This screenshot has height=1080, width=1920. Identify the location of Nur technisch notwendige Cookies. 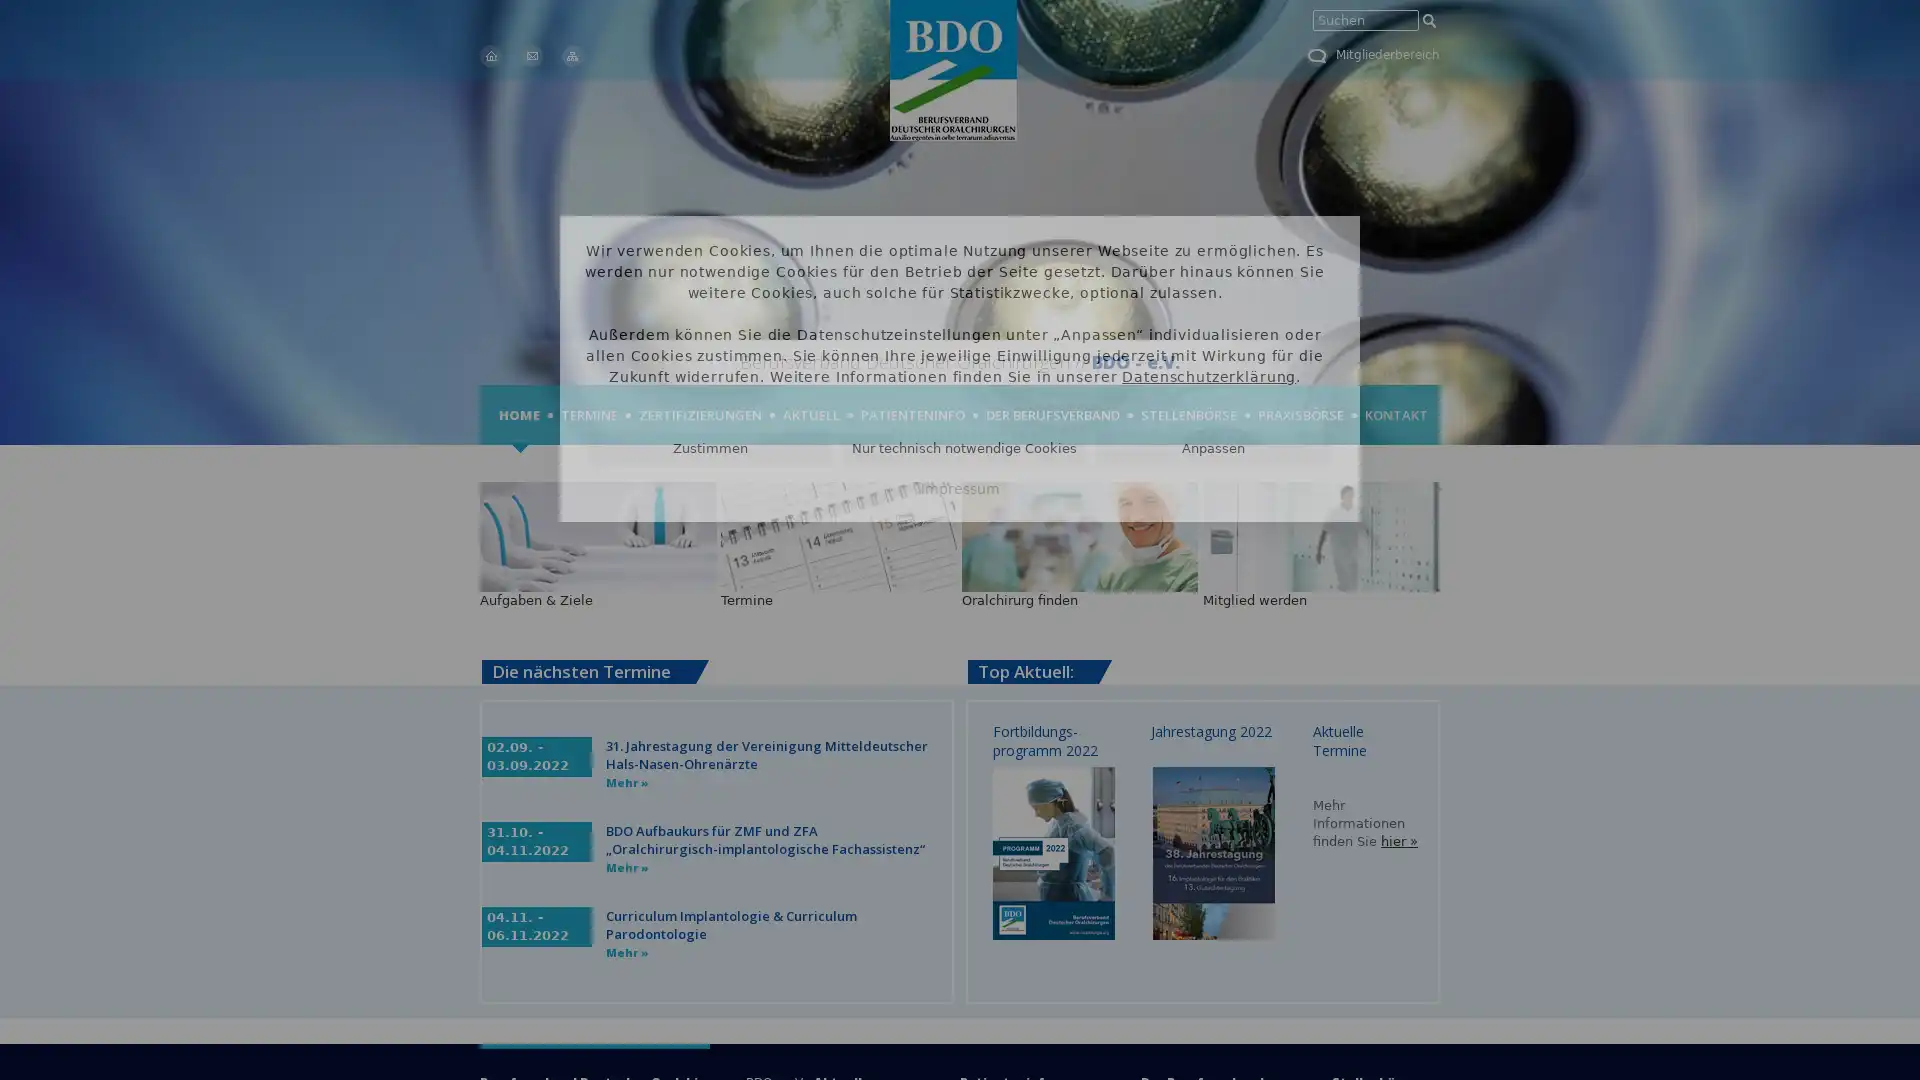
(963, 447).